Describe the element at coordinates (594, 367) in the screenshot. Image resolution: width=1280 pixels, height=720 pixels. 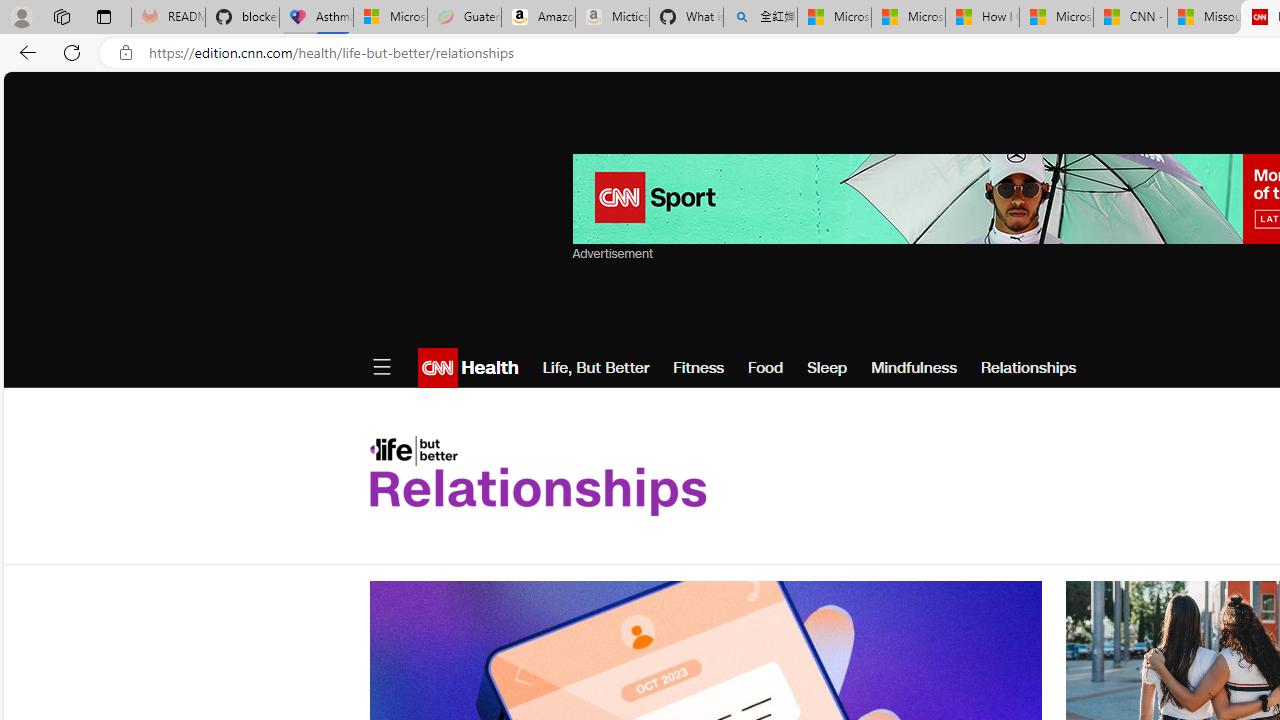
I see `'Life, But Better'` at that location.